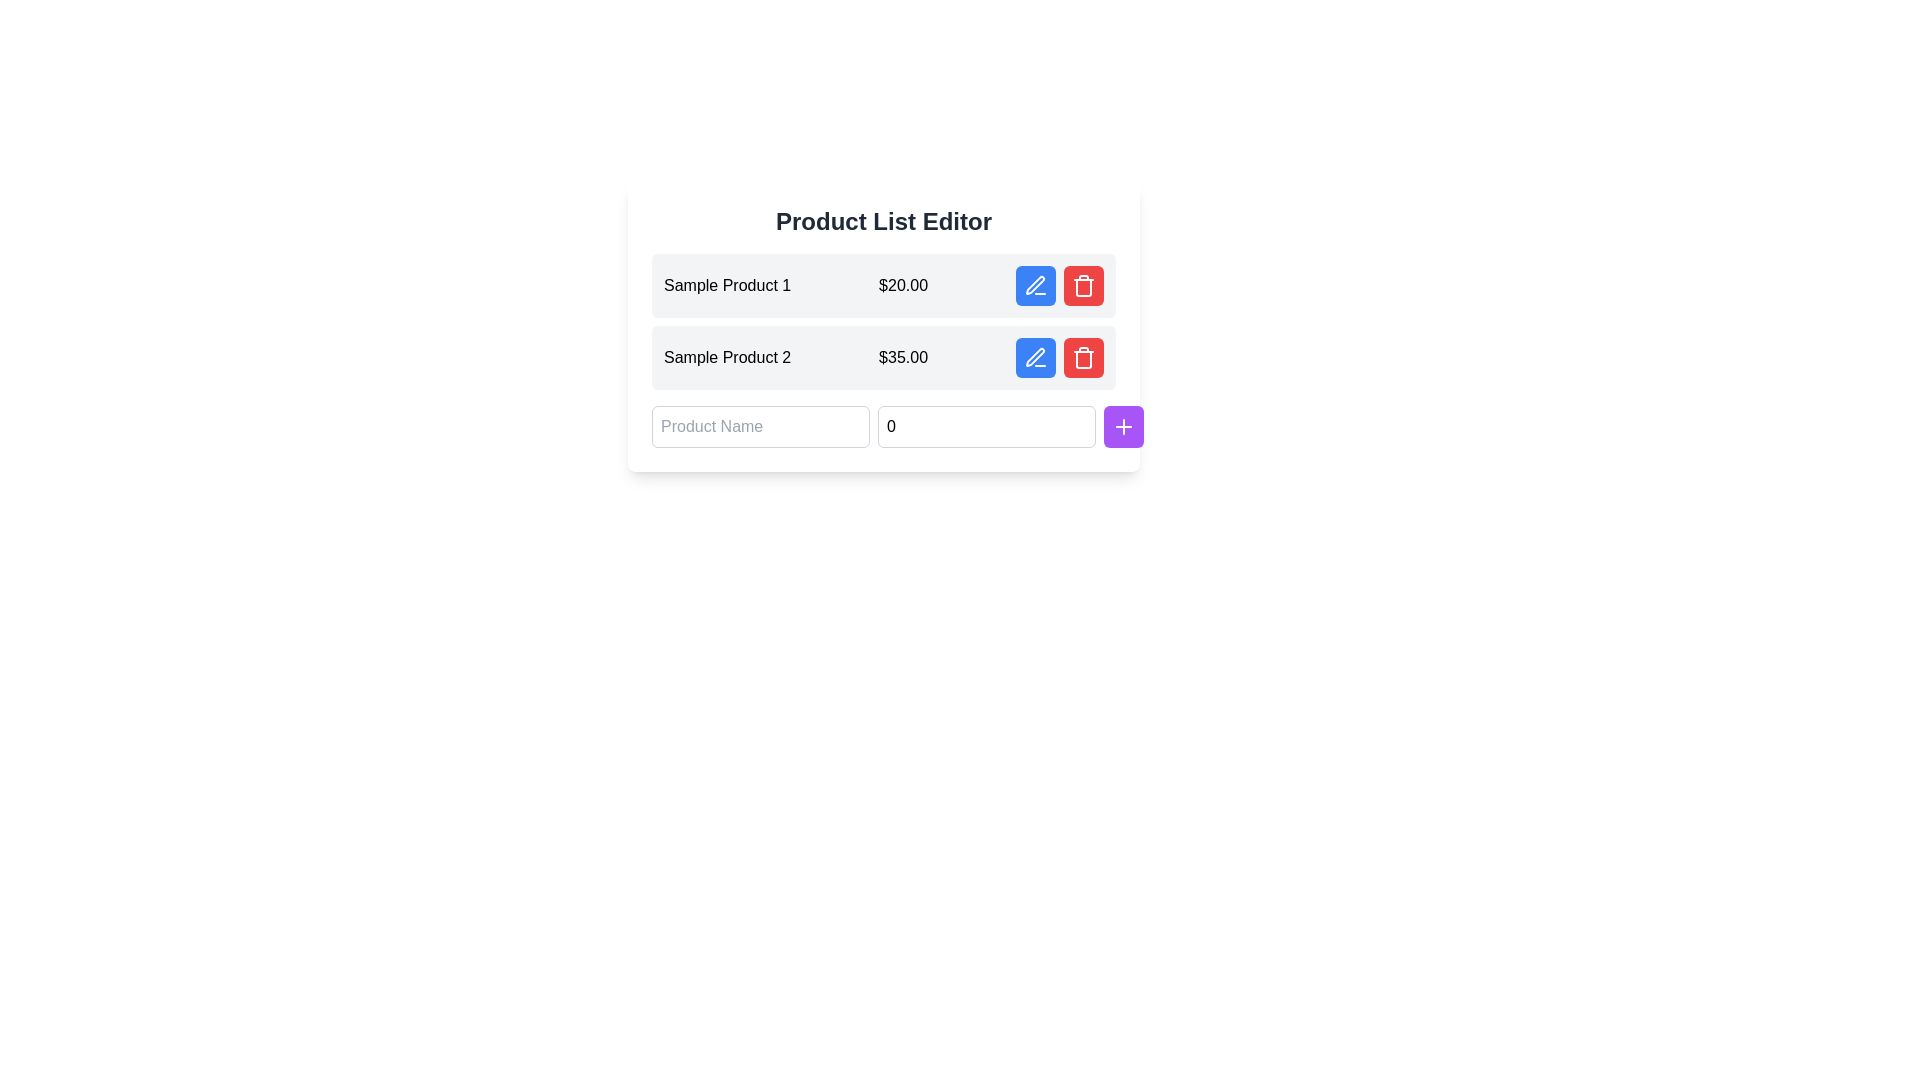 This screenshot has height=1080, width=1920. Describe the element at coordinates (882, 222) in the screenshot. I see `the title text indicating that the section is related to editing a list of products, which is located at the top-center of the card component` at that location.